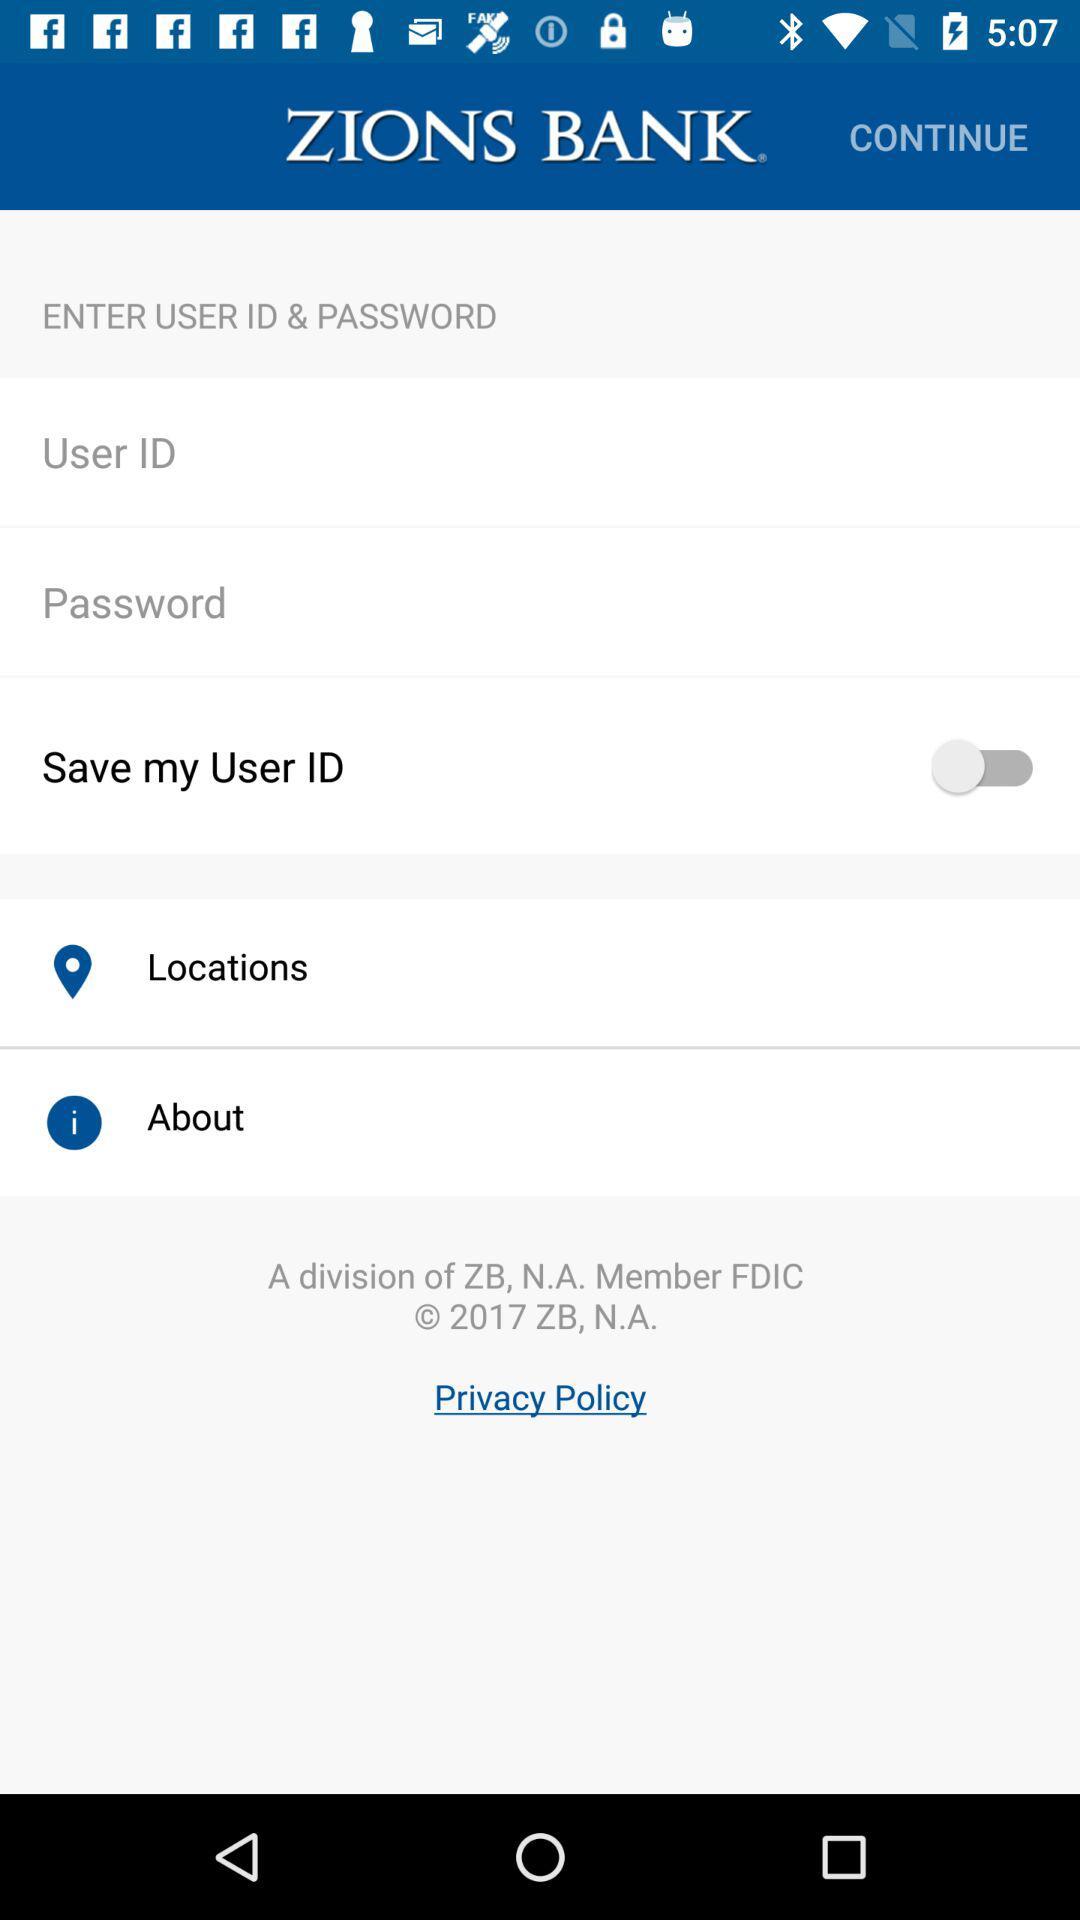  I want to click on item above the enter user id icon, so click(525, 135).